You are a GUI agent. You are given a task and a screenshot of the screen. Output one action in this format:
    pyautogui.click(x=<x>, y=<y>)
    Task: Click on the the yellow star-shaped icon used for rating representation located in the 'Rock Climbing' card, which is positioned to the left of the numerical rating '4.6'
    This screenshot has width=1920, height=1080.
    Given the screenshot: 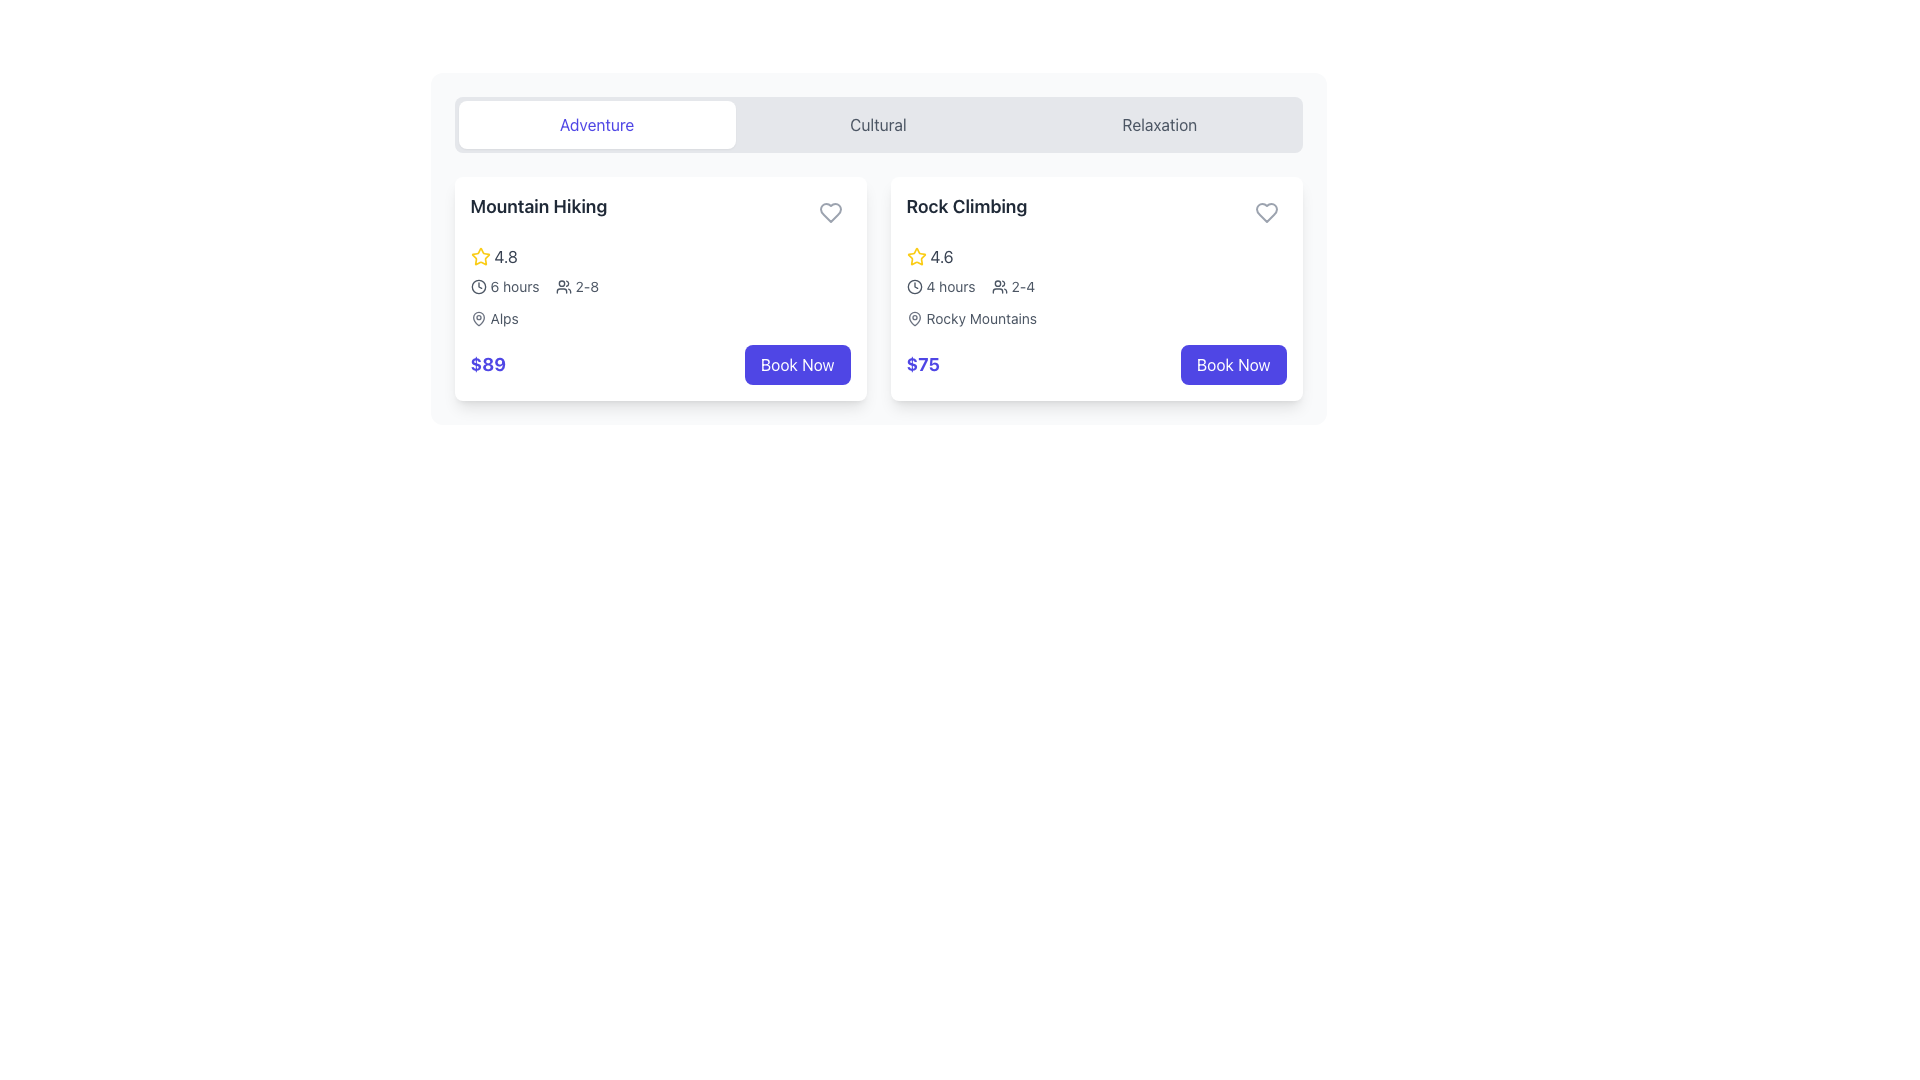 What is the action you would take?
    pyautogui.click(x=915, y=255)
    